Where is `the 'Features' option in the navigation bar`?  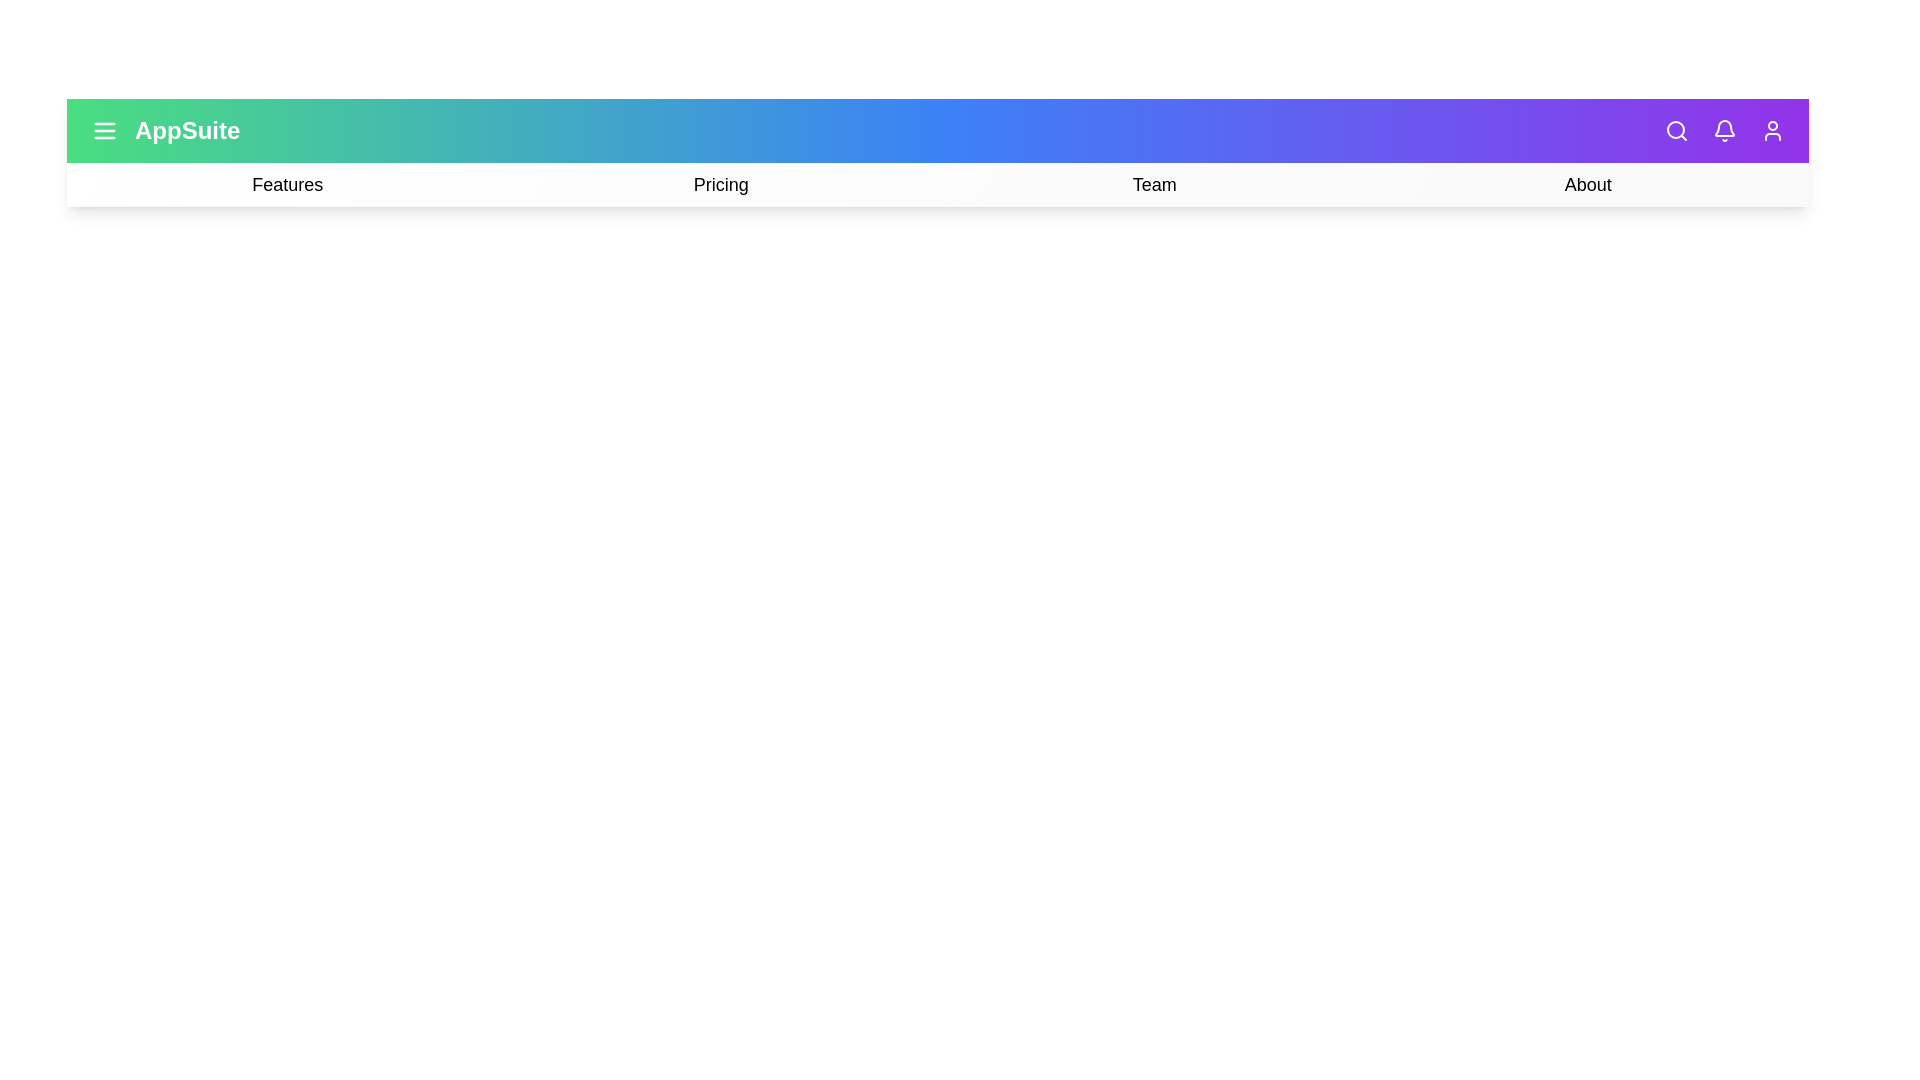 the 'Features' option in the navigation bar is located at coordinates (286, 185).